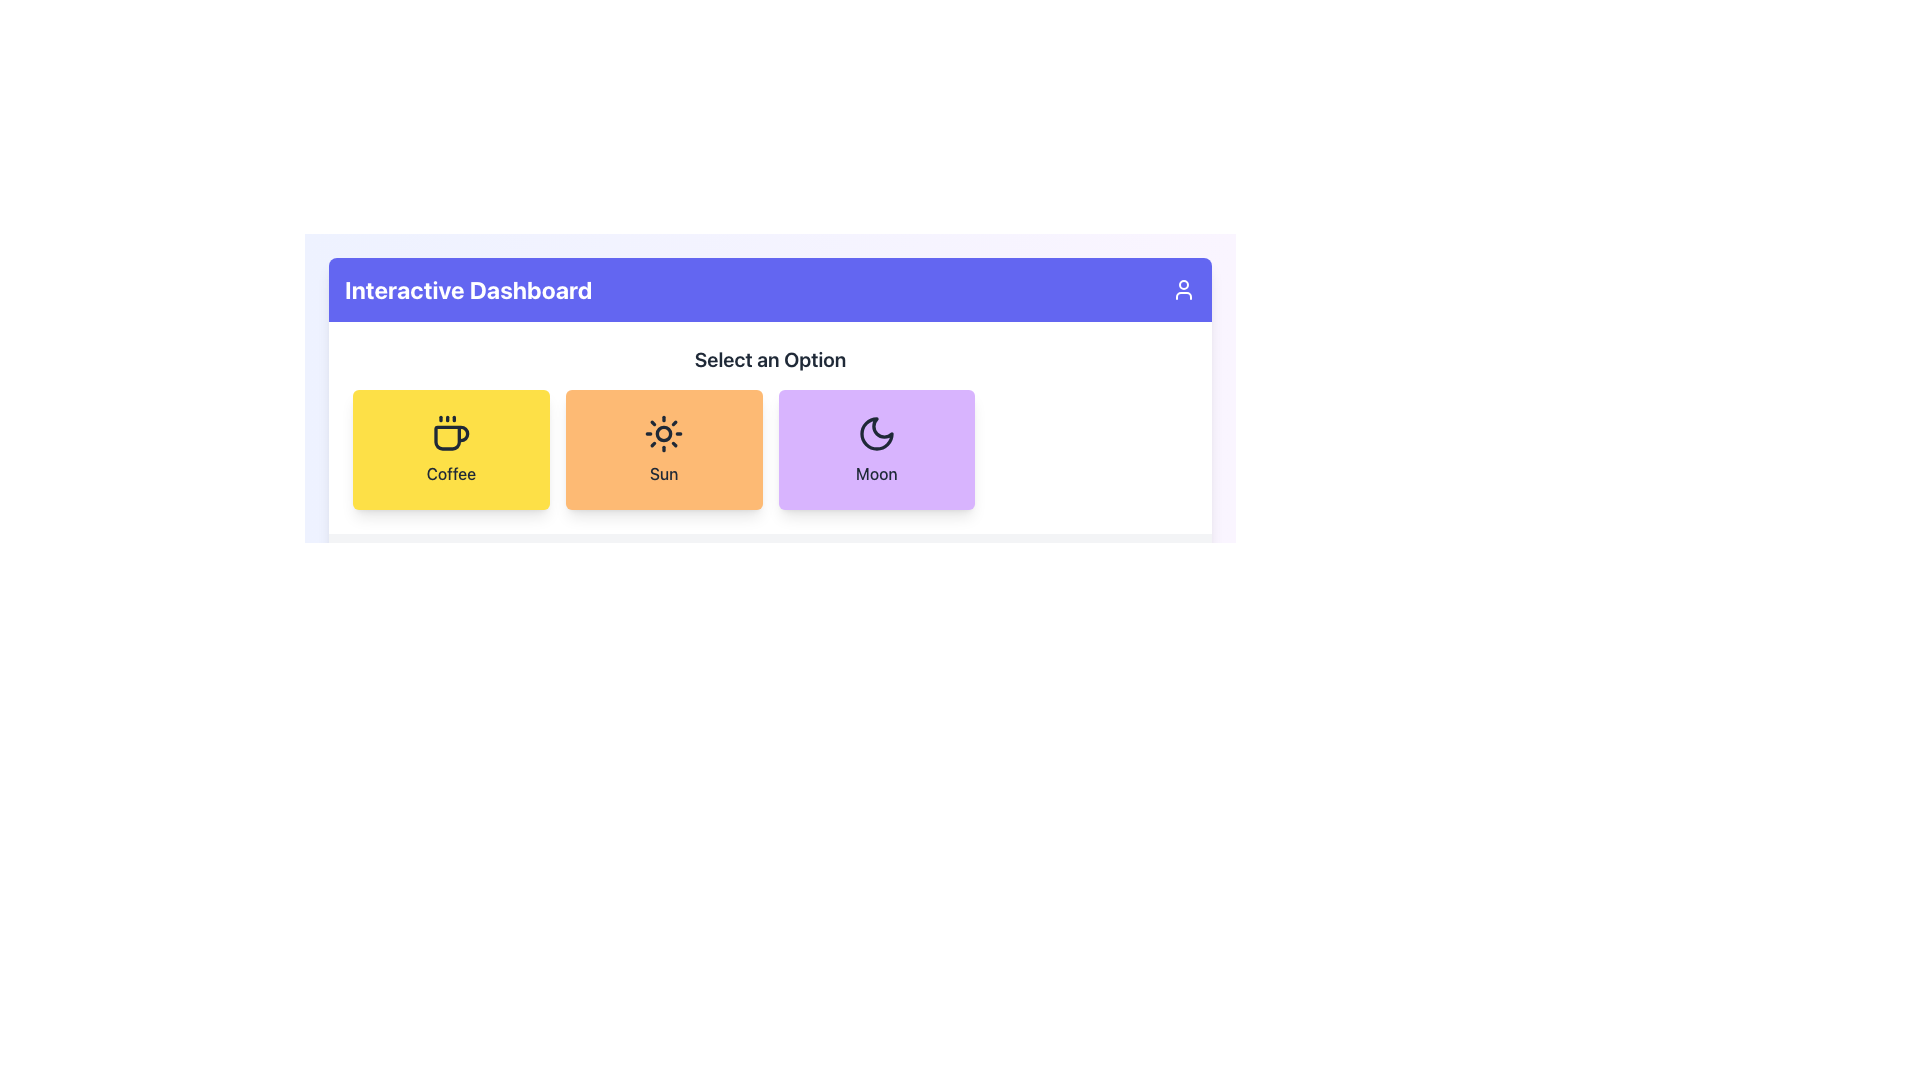 The width and height of the screenshot is (1920, 1080). I want to click on the 'Sun' text label located at the bottom of the orange card, which is the second card from the left in a row of three cards, so click(664, 474).